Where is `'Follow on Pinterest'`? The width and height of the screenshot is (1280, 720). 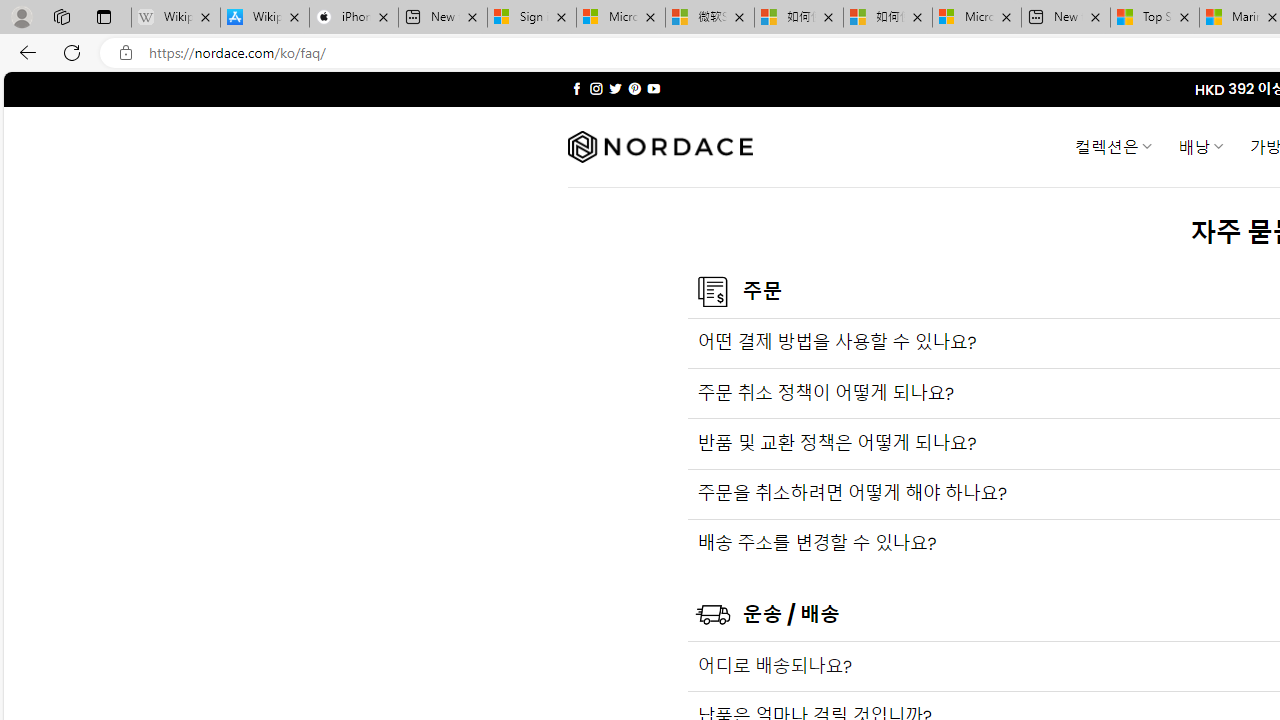 'Follow on Pinterest' is located at coordinates (633, 88).